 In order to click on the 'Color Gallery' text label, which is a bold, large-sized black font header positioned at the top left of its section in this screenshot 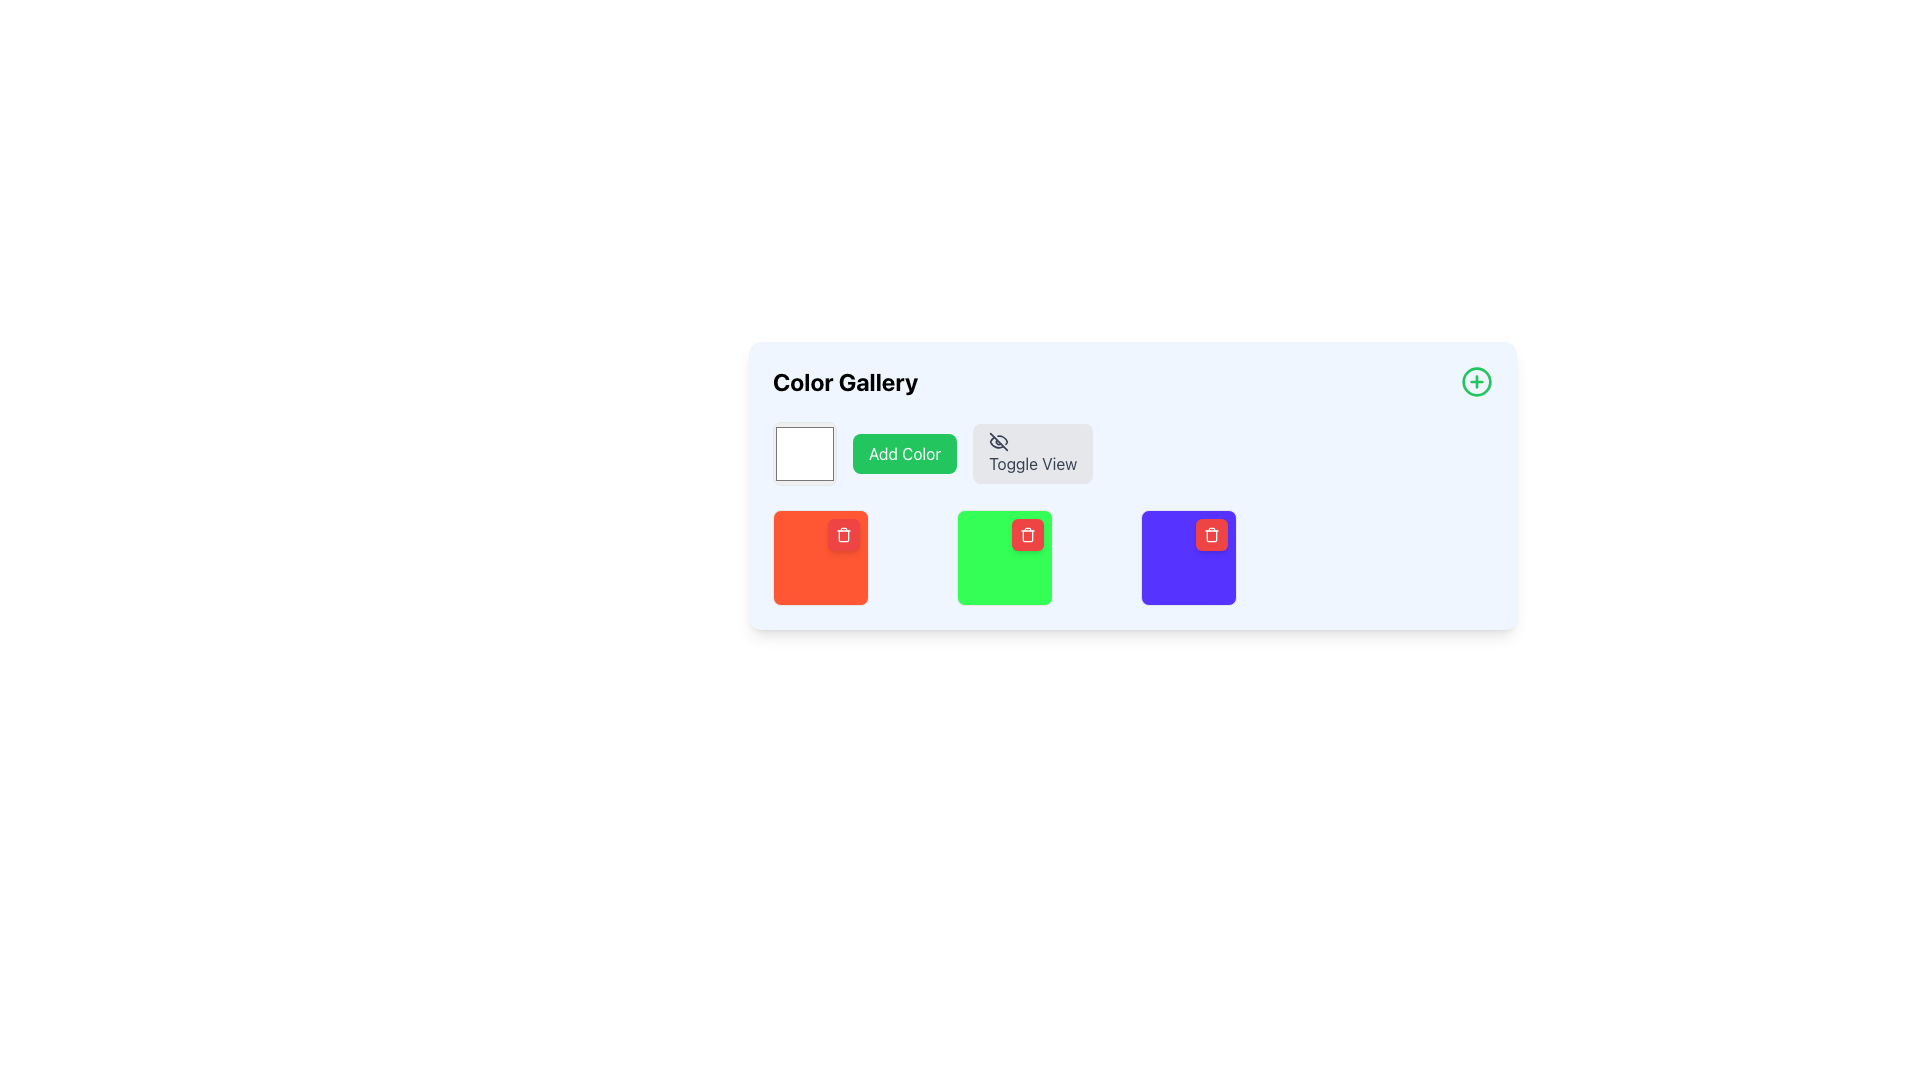, I will do `click(845, 381)`.